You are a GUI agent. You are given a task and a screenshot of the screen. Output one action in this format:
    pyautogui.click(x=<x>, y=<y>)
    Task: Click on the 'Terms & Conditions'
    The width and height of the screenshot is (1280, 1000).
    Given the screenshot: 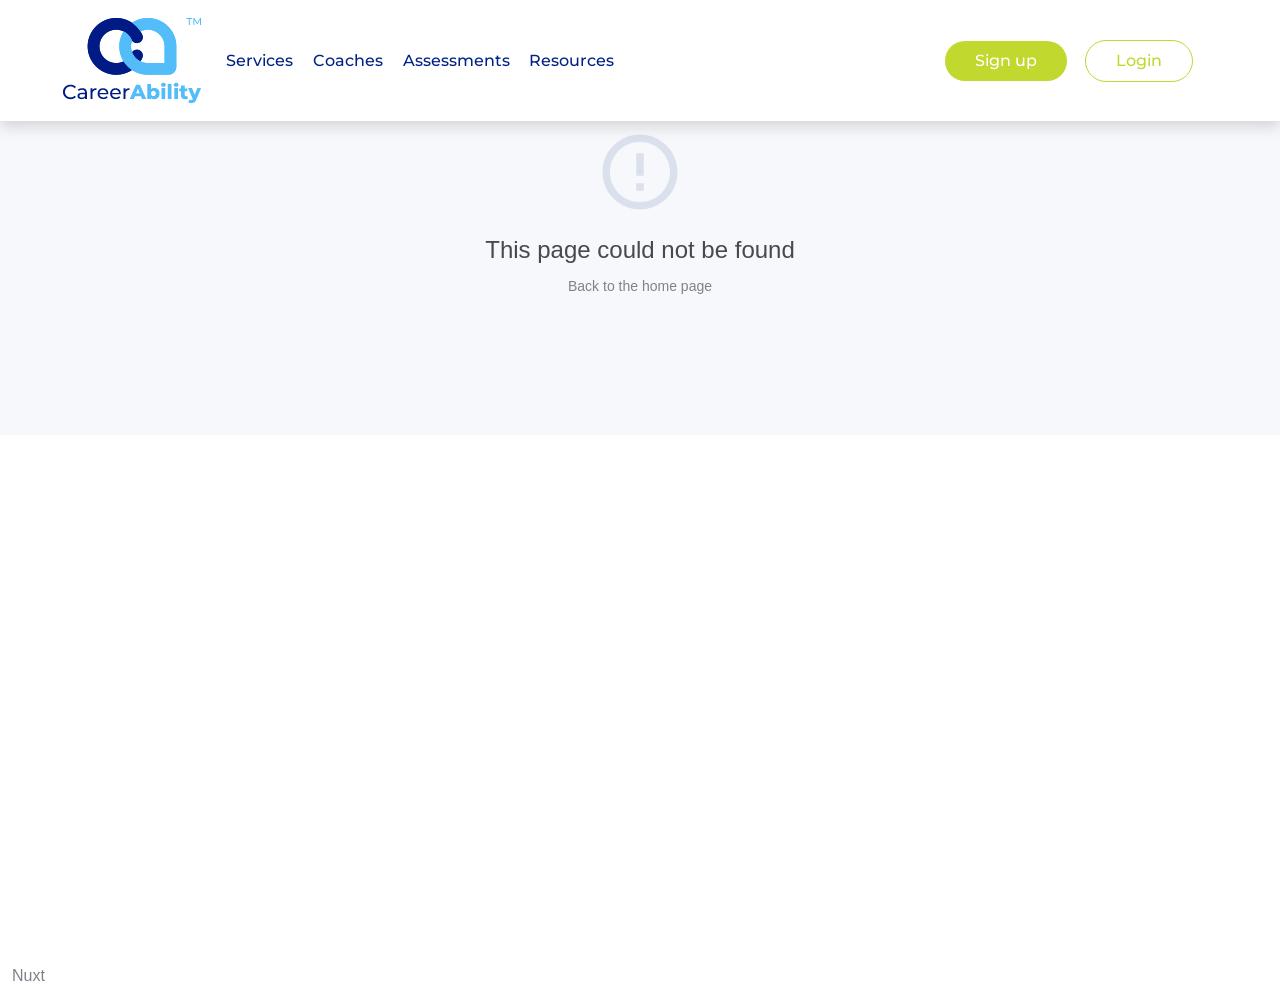 What is the action you would take?
    pyautogui.click(x=803, y=315)
    